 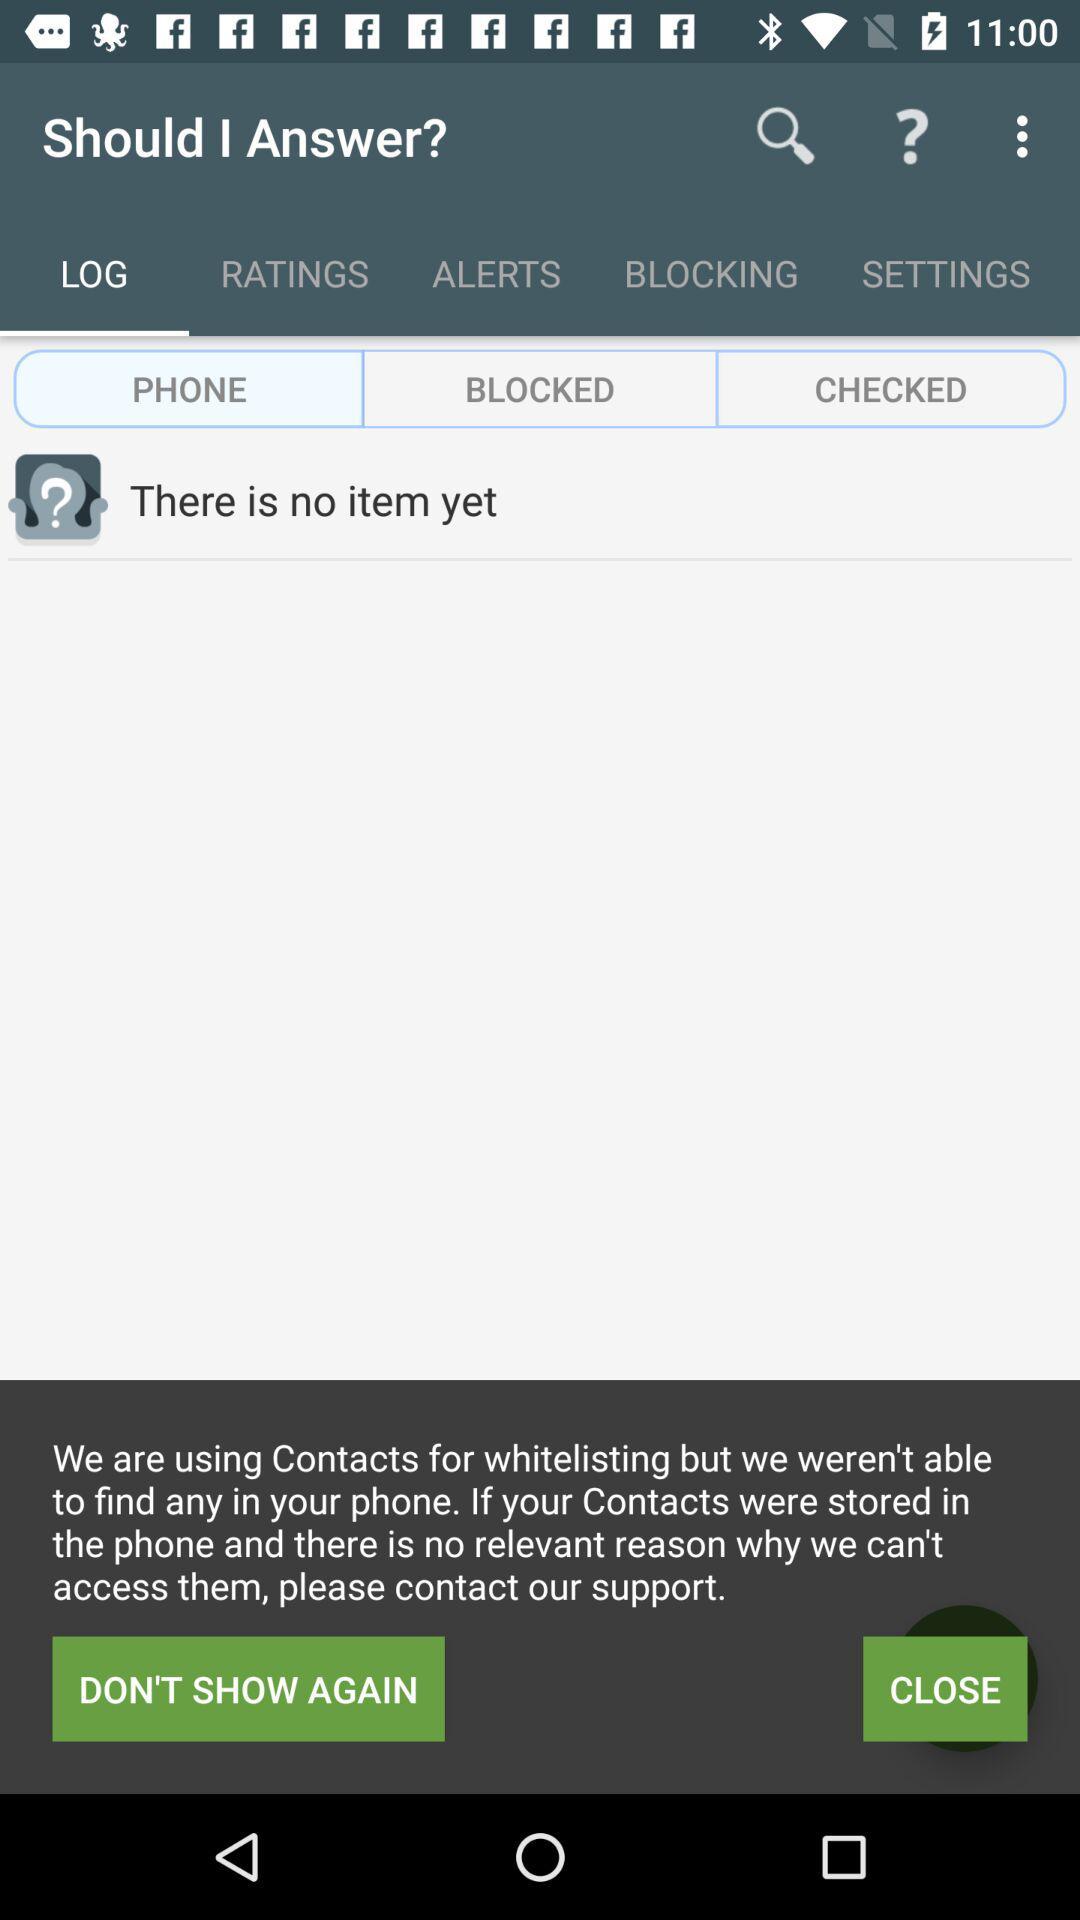 What do you see at coordinates (540, 388) in the screenshot?
I see `the item below the ratings` at bounding box center [540, 388].